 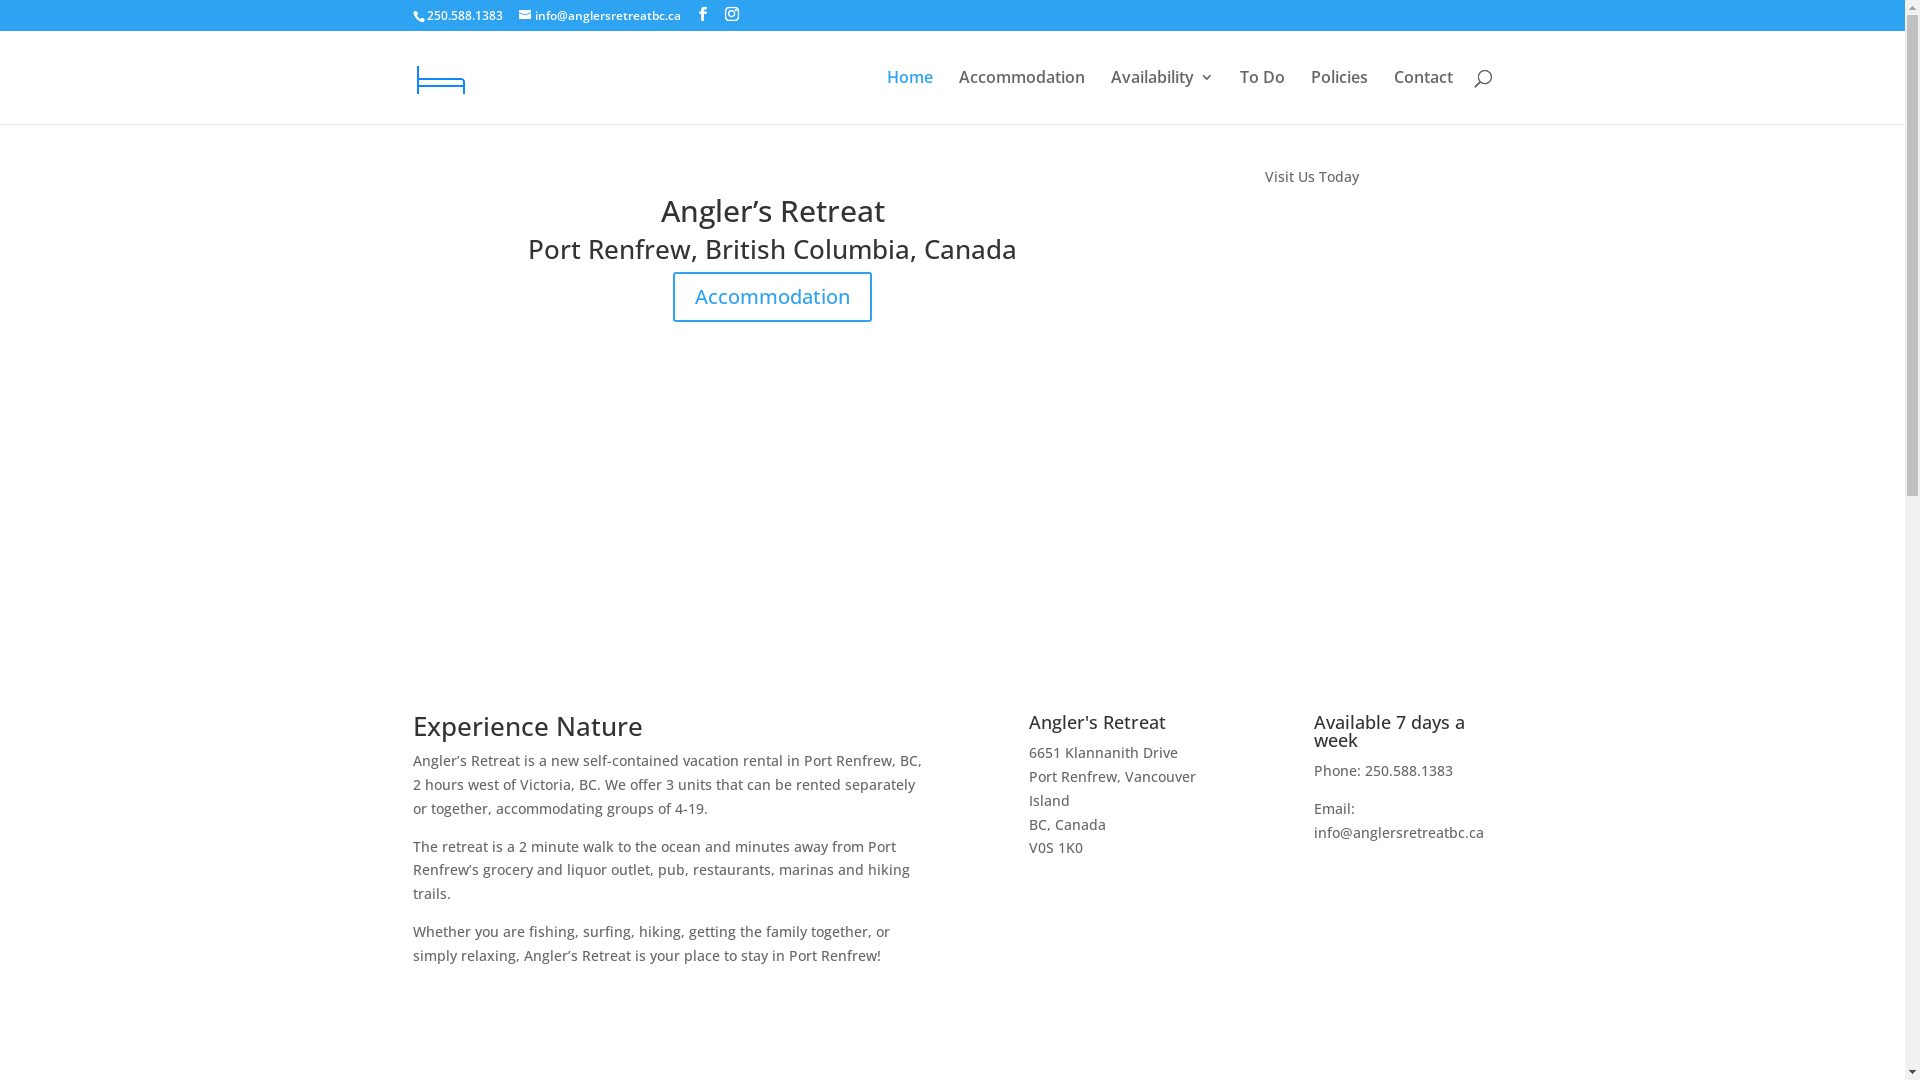 I want to click on 'Accommodation', so click(x=771, y=297).